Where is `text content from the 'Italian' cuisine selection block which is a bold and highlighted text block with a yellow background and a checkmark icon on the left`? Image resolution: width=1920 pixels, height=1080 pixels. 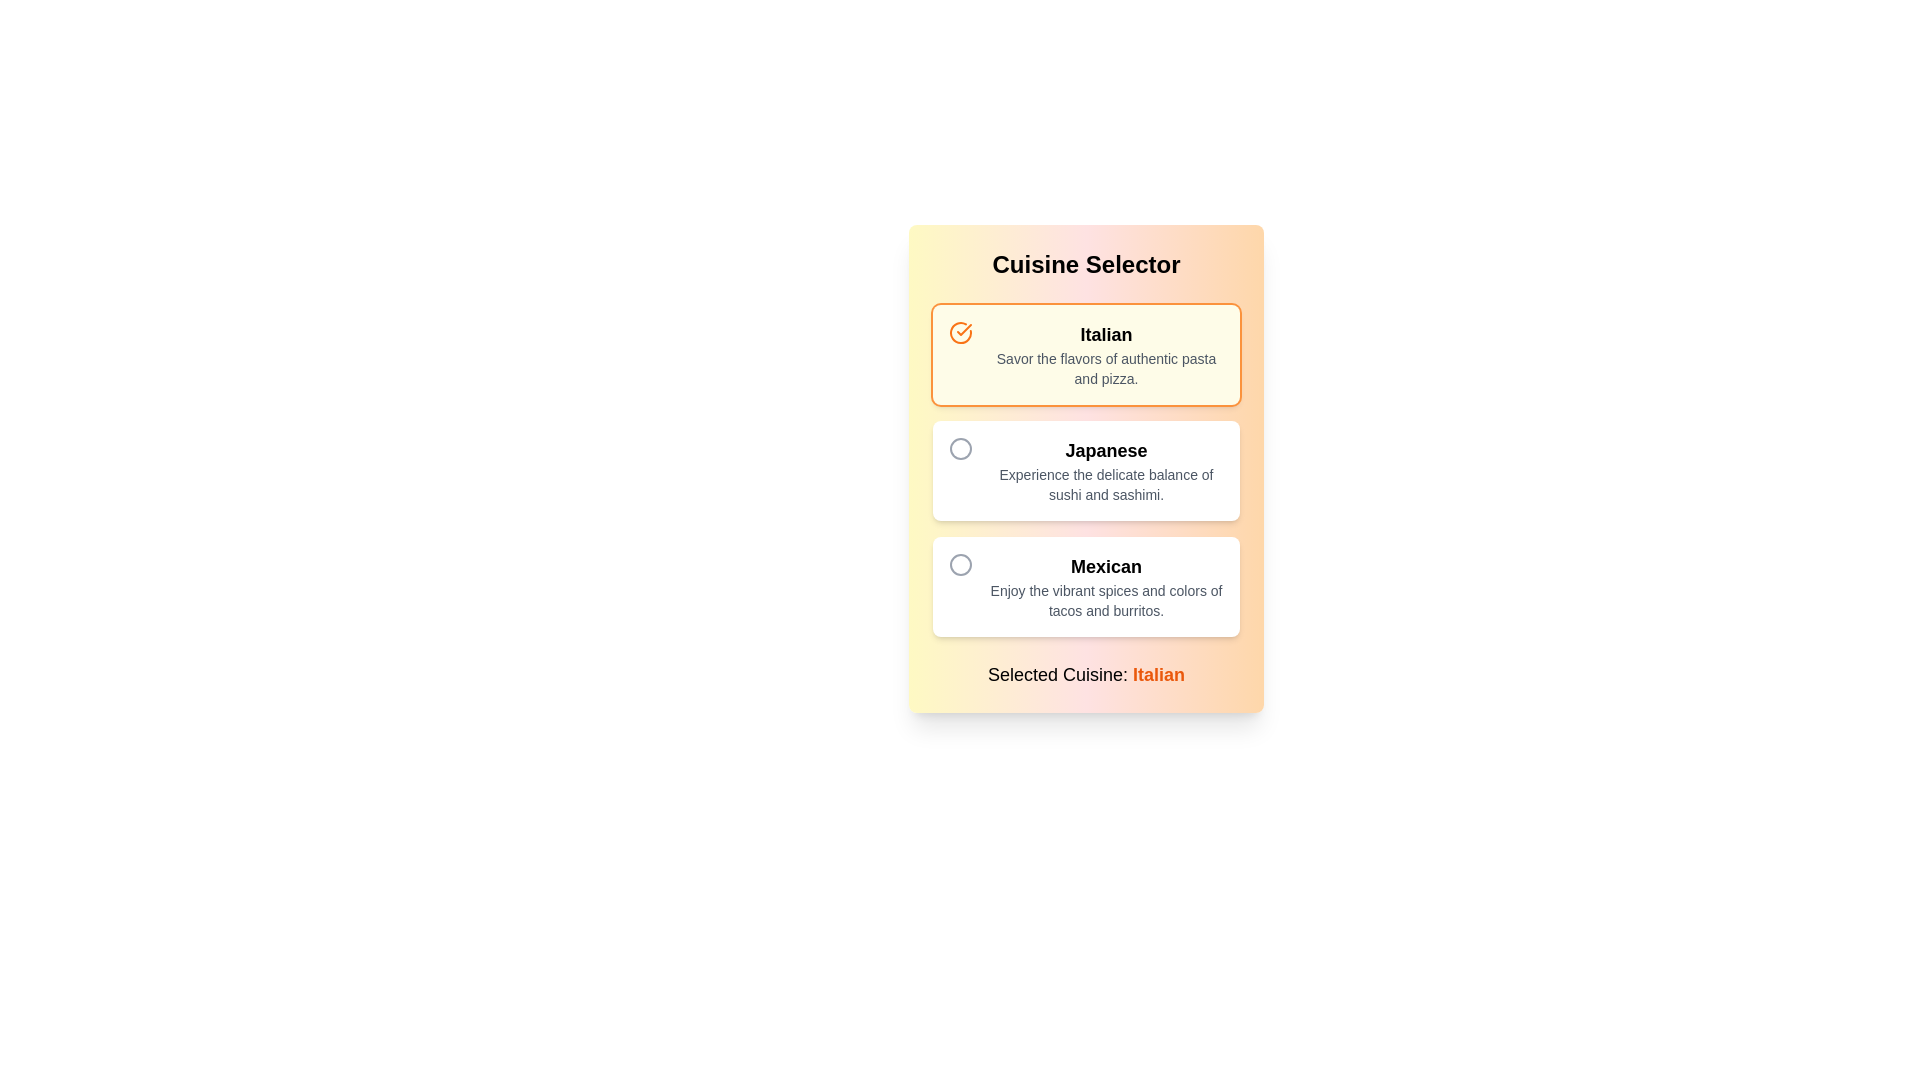 text content from the 'Italian' cuisine selection block which is a bold and highlighted text block with a yellow background and a checkmark icon on the left is located at coordinates (1105, 353).